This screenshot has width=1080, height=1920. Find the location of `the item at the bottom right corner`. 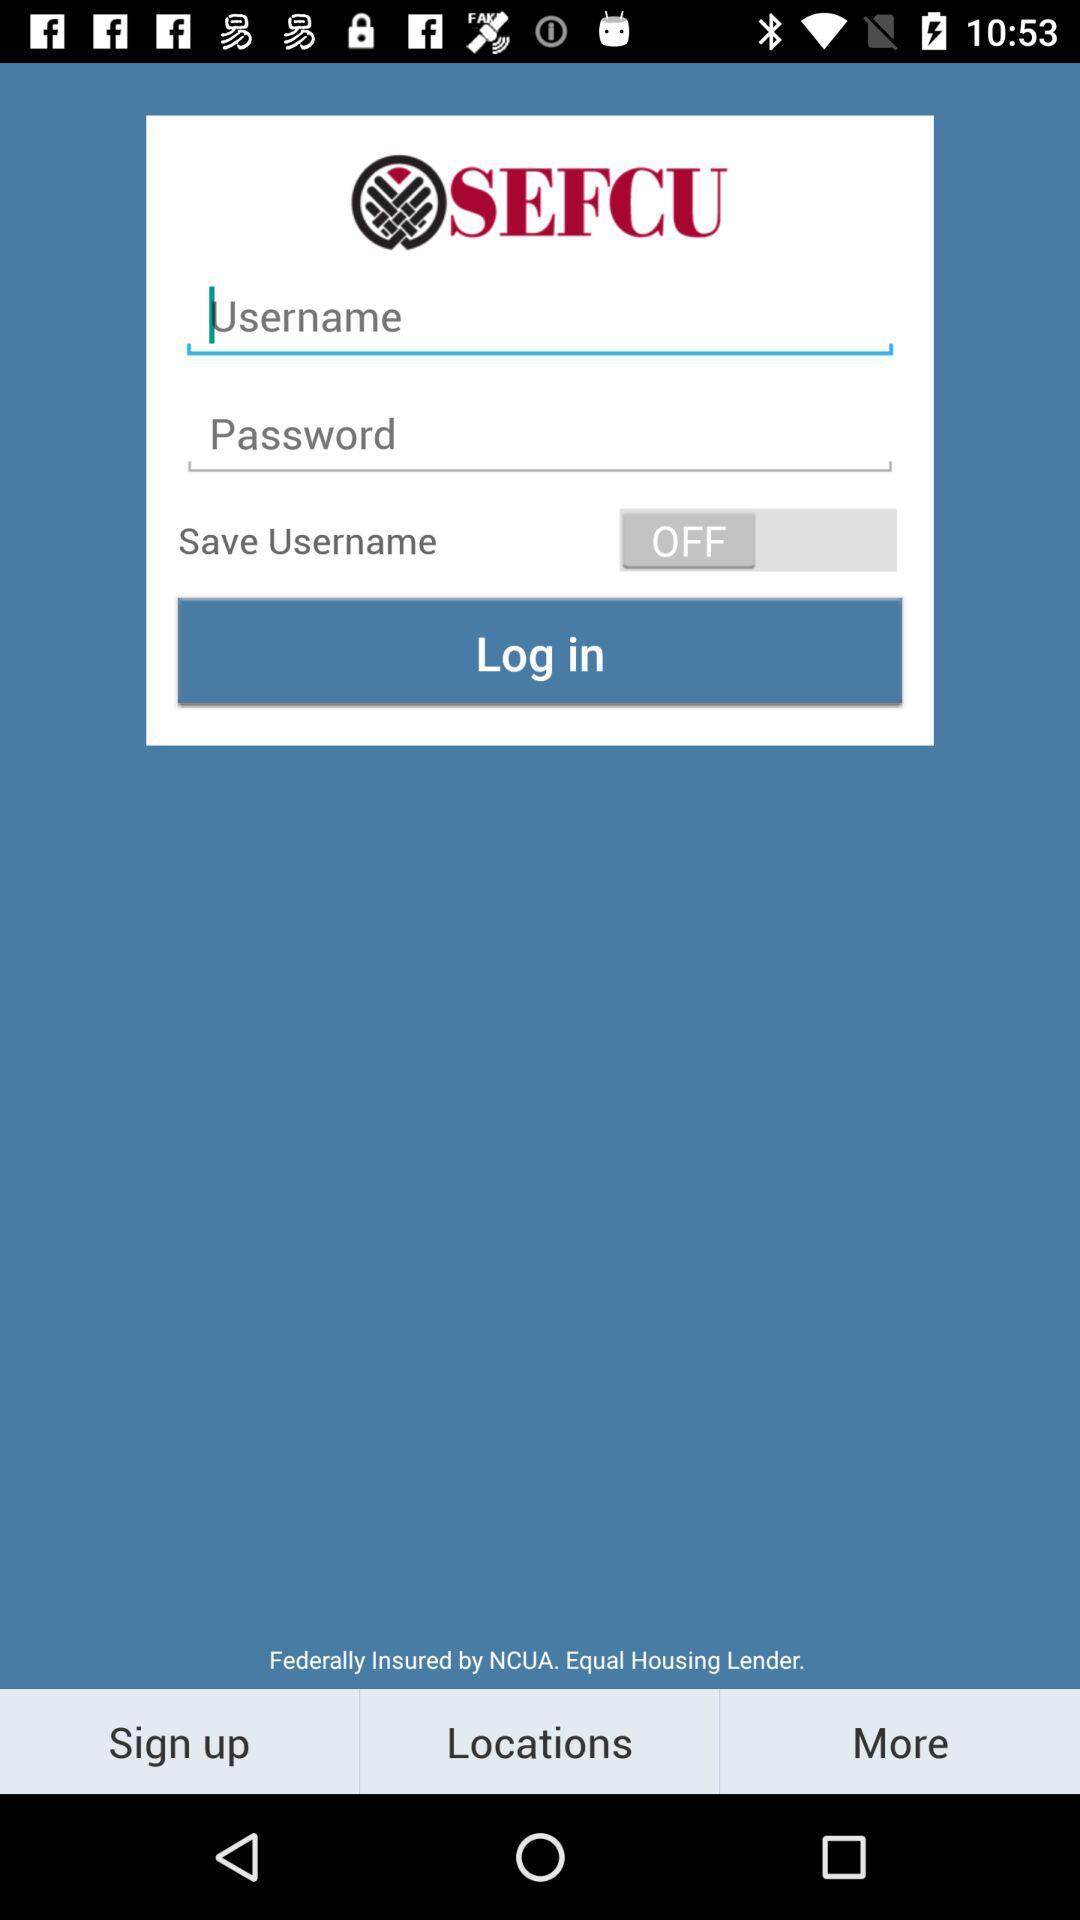

the item at the bottom right corner is located at coordinates (898, 1740).